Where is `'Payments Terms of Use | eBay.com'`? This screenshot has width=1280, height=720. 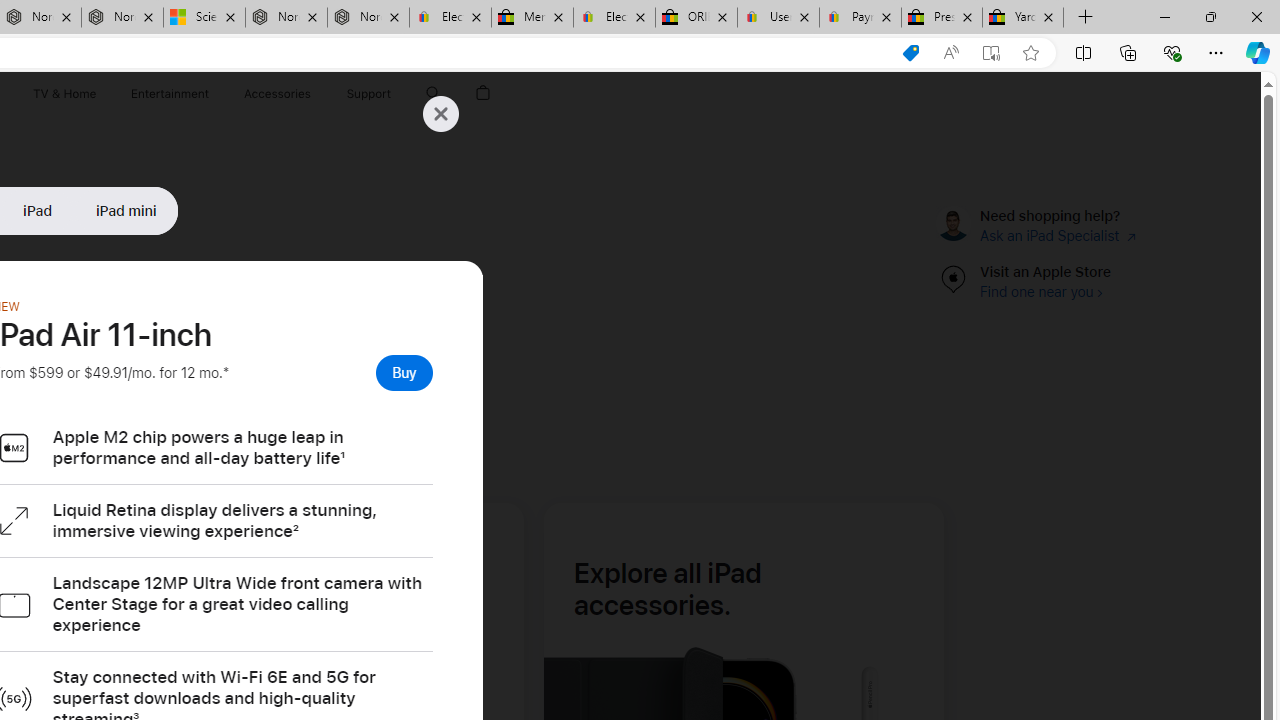
'Payments Terms of Use | eBay.com' is located at coordinates (860, 17).